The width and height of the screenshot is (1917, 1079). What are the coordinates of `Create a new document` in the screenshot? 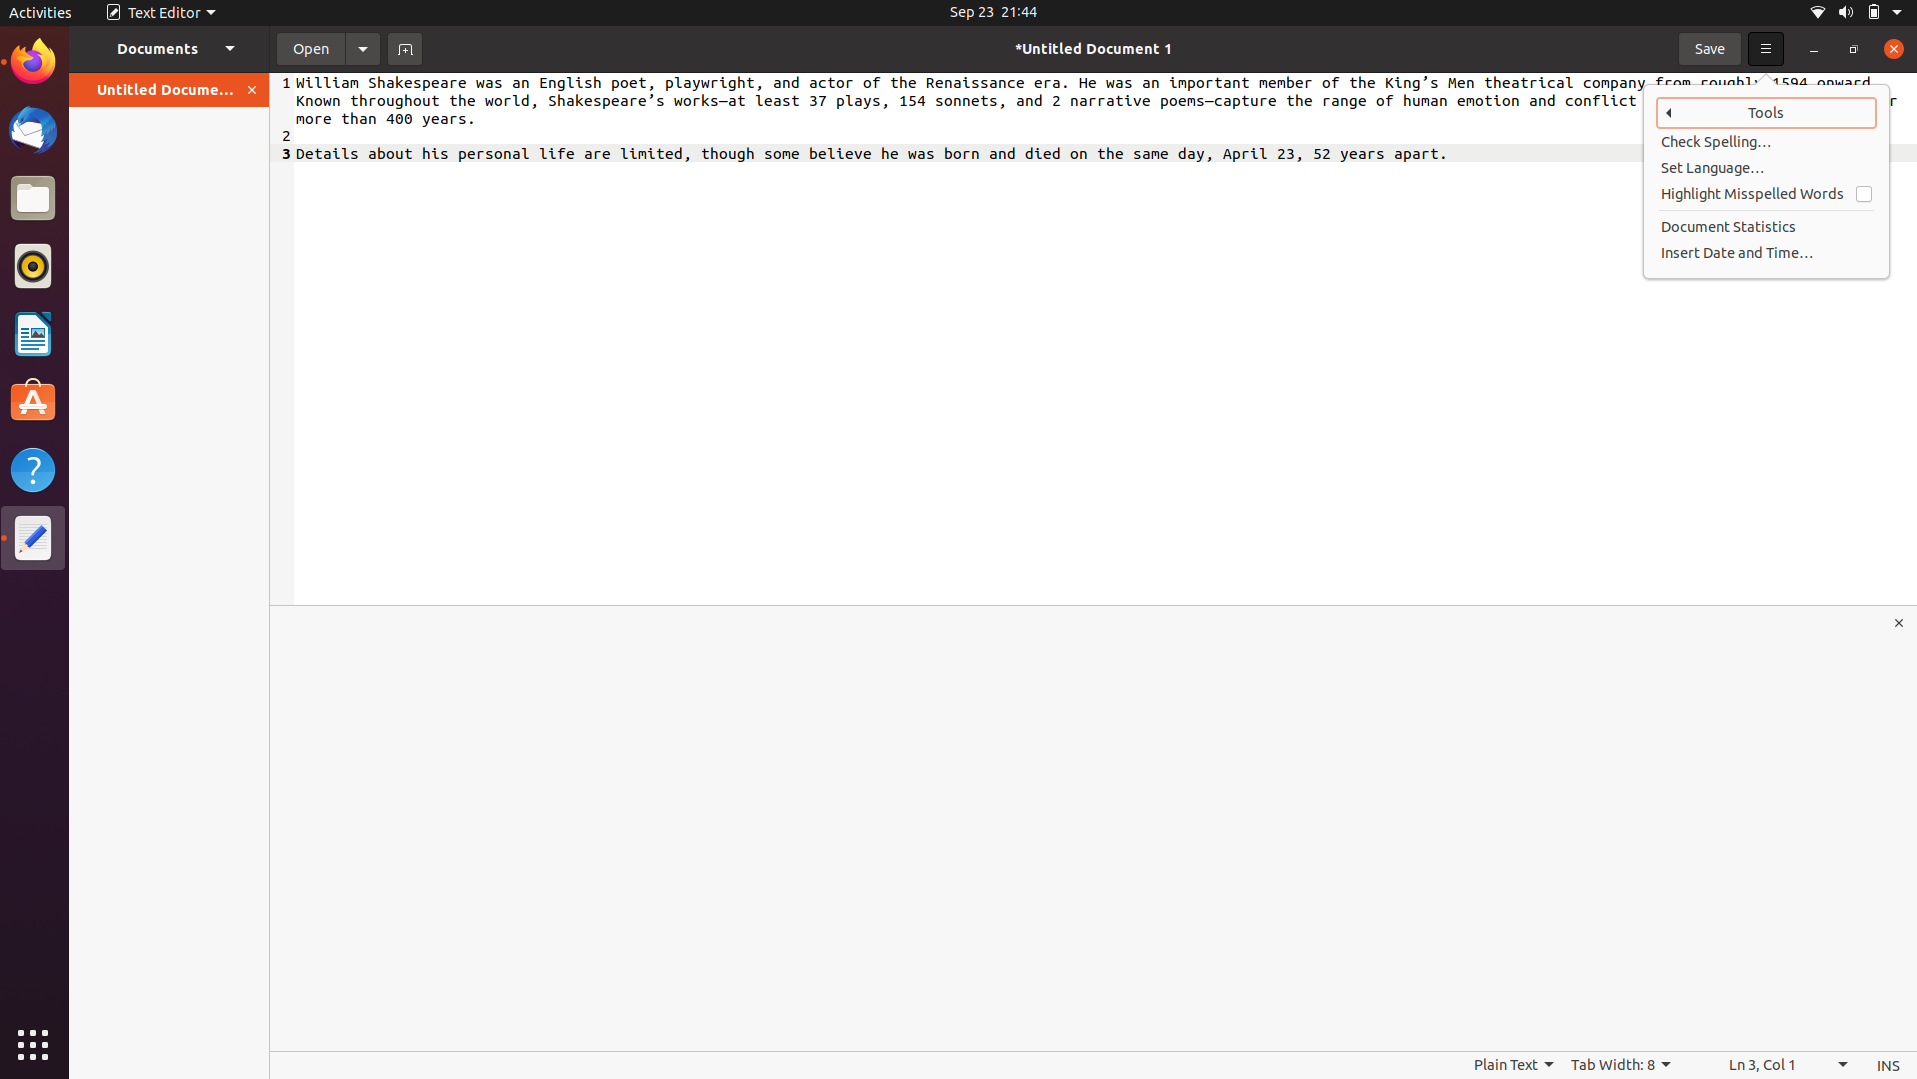 It's located at (404, 47).